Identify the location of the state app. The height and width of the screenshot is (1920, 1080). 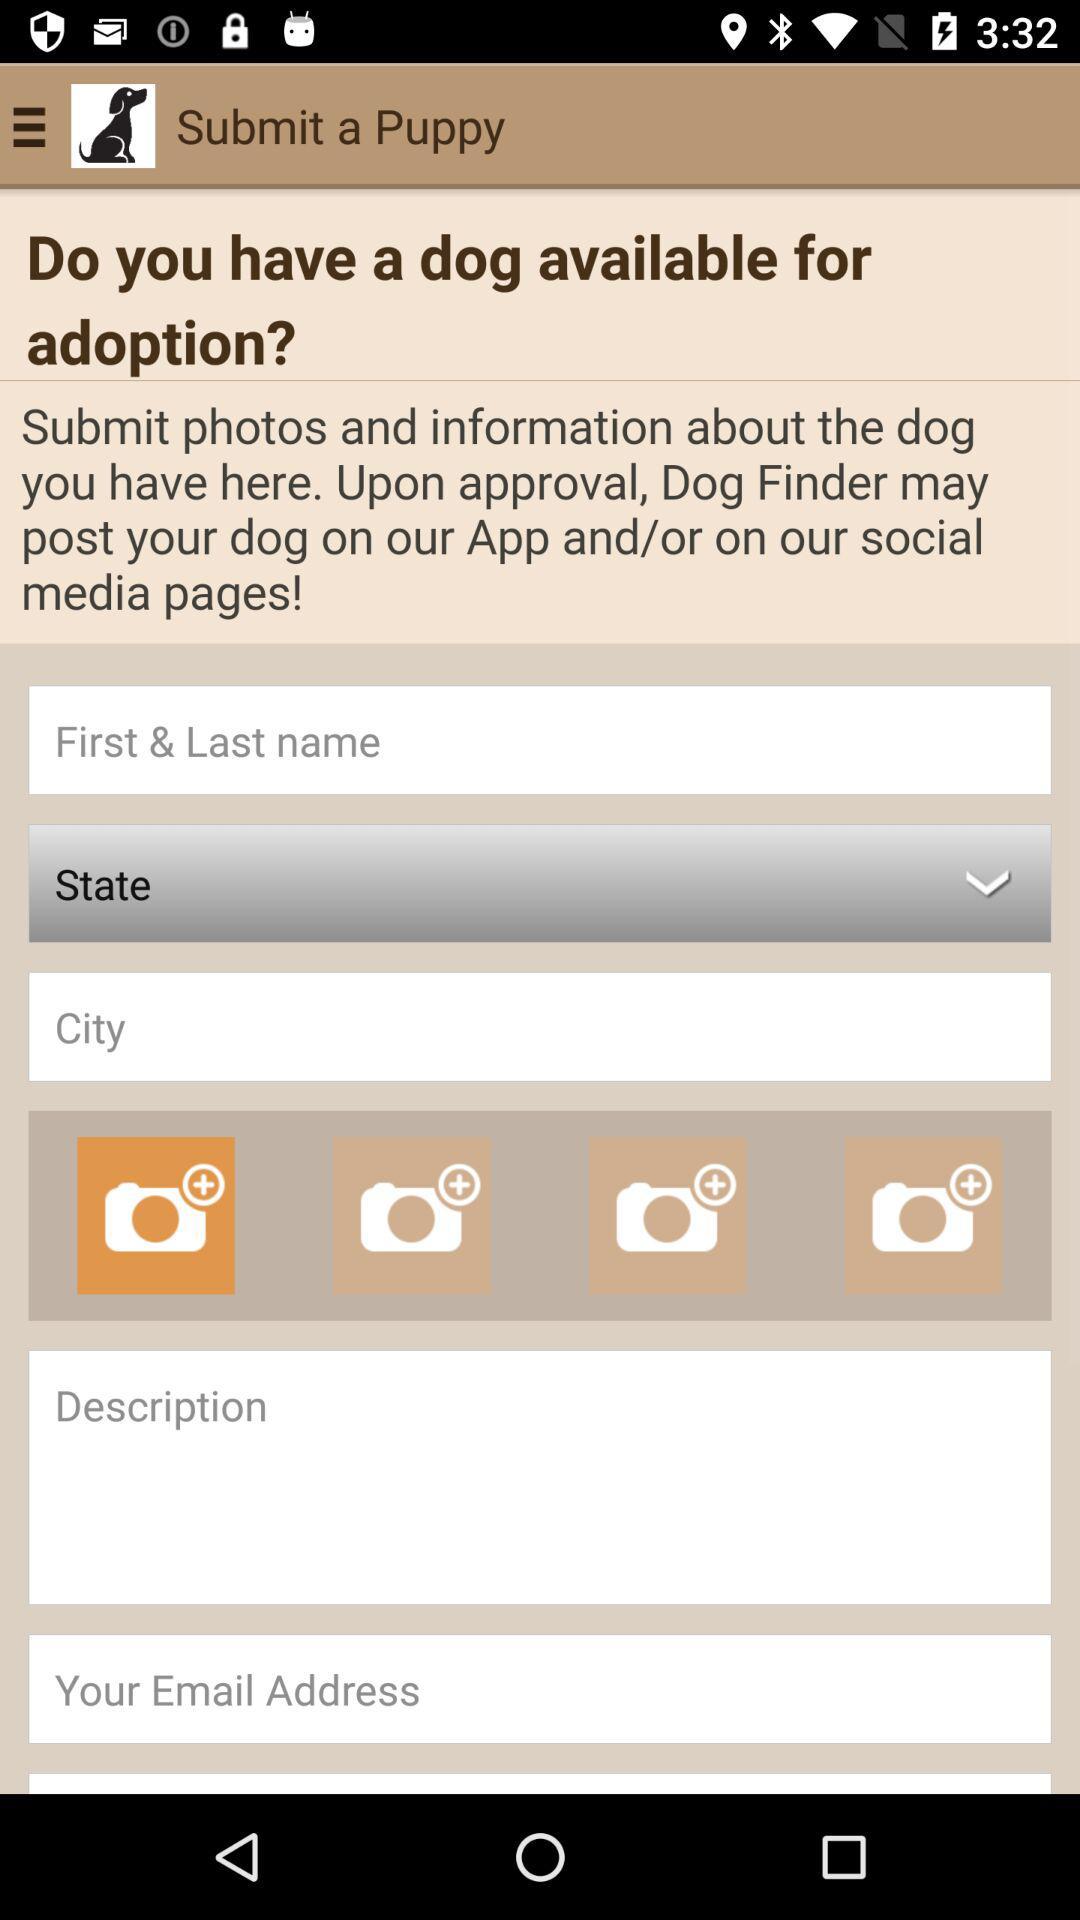
(540, 882).